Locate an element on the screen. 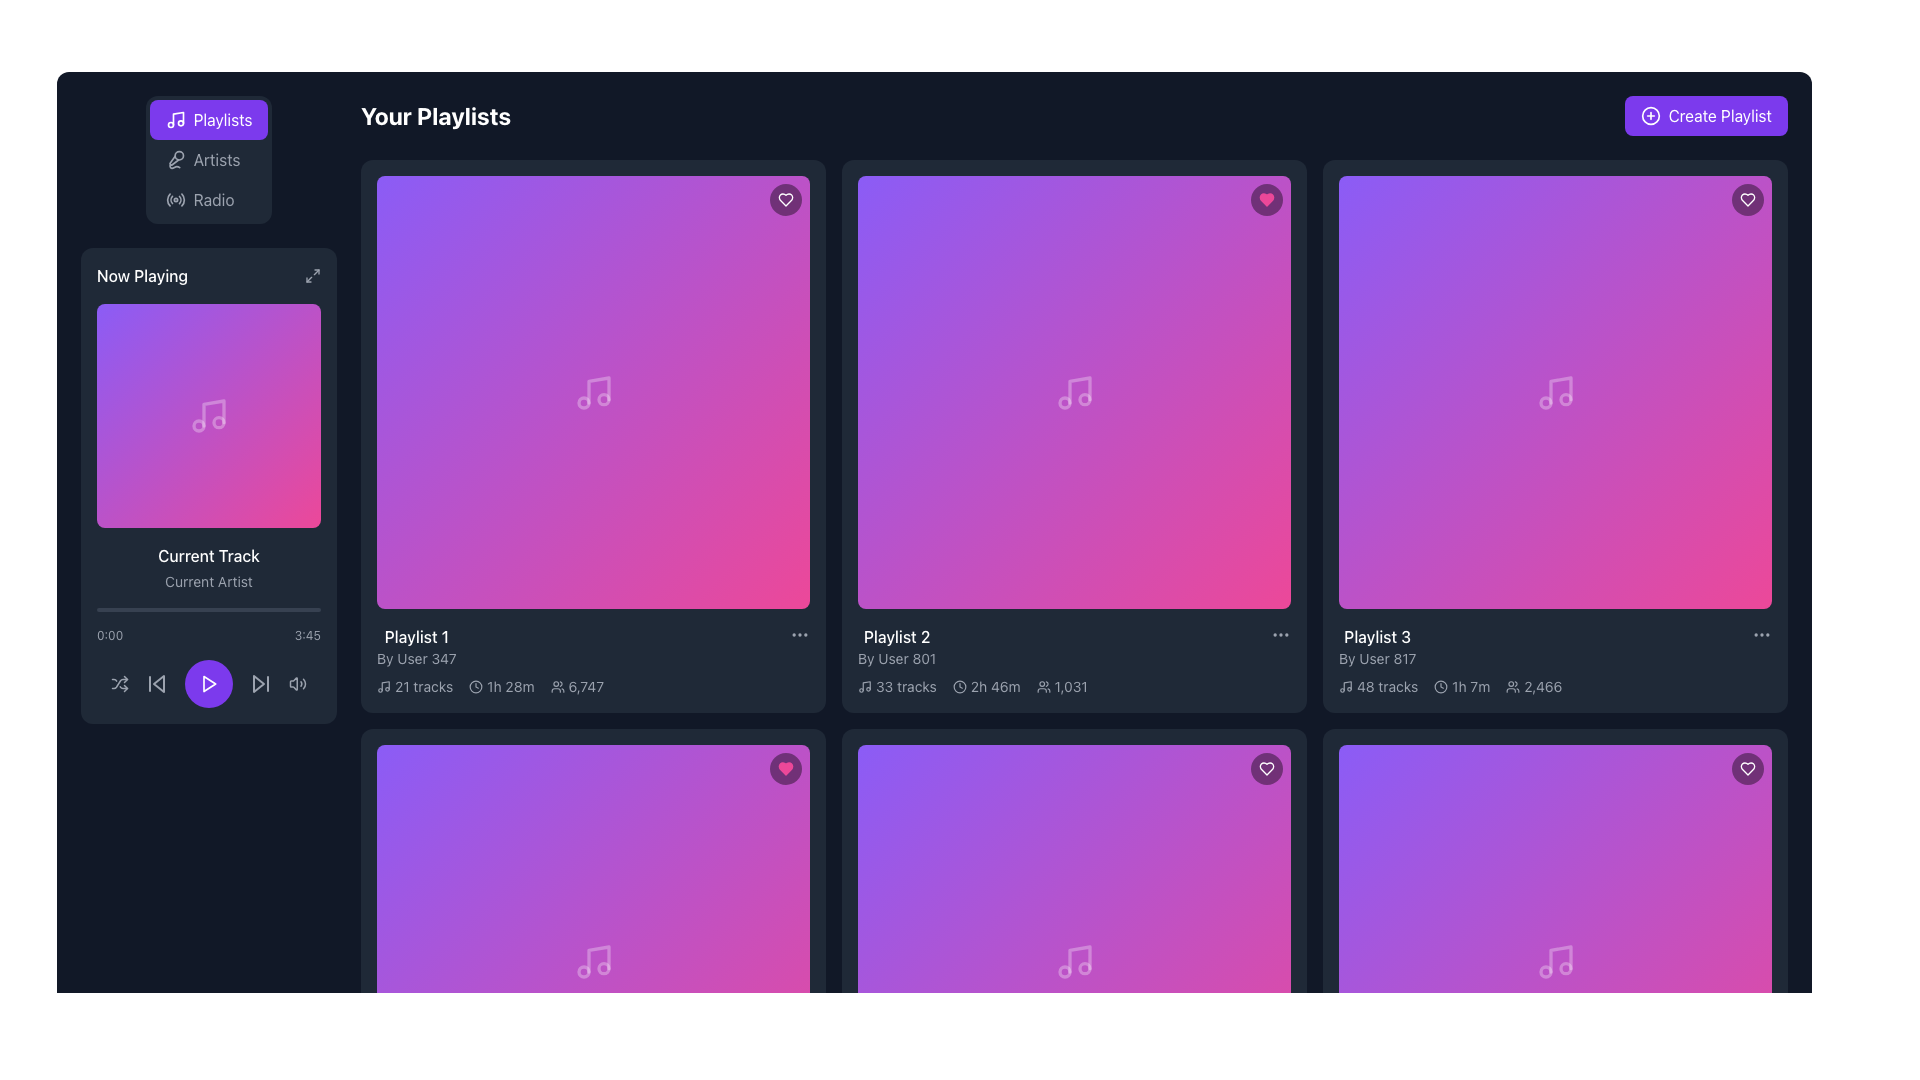 This screenshot has width=1920, height=1080. the Text display element titled 'Playlist 1' with subtitle 'By User 347' located in the 'Your Playlists' section is located at coordinates (415, 647).